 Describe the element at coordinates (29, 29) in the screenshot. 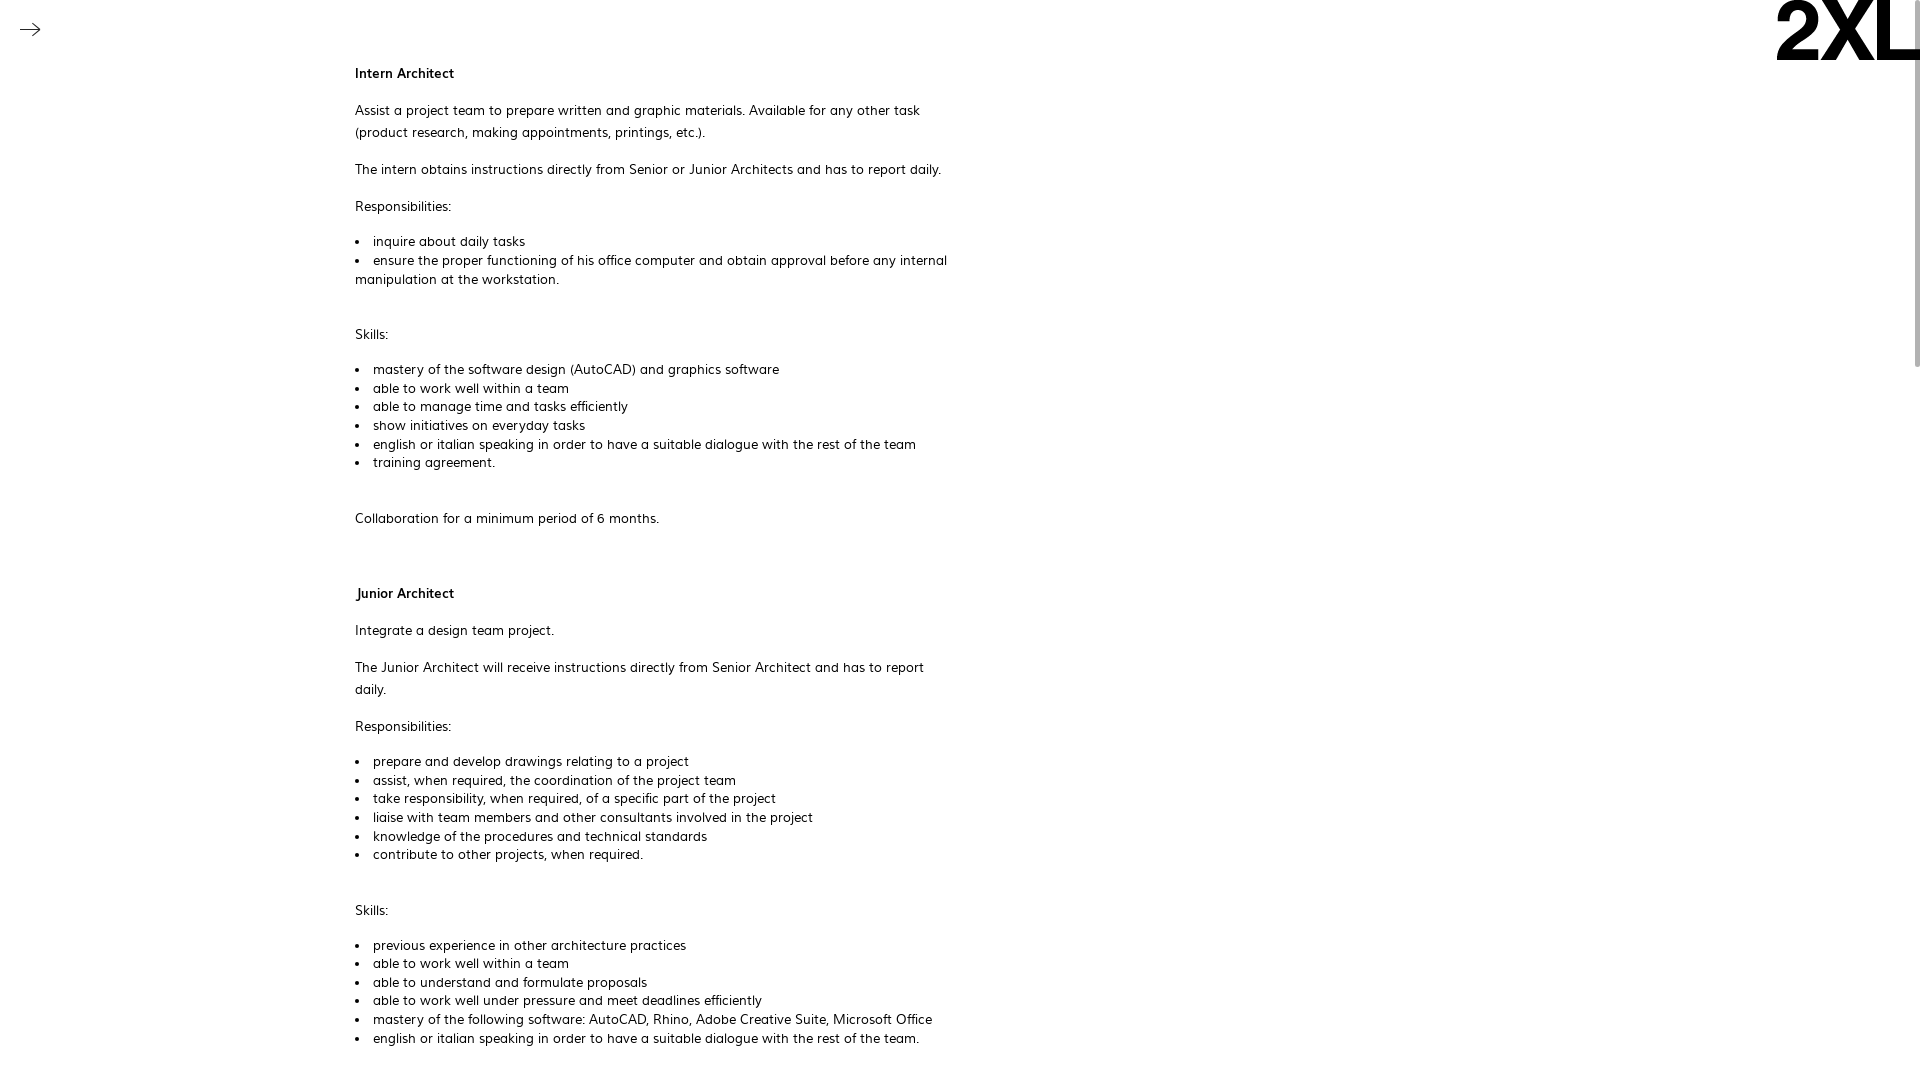

I see `'Toggle navigation'` at that location.